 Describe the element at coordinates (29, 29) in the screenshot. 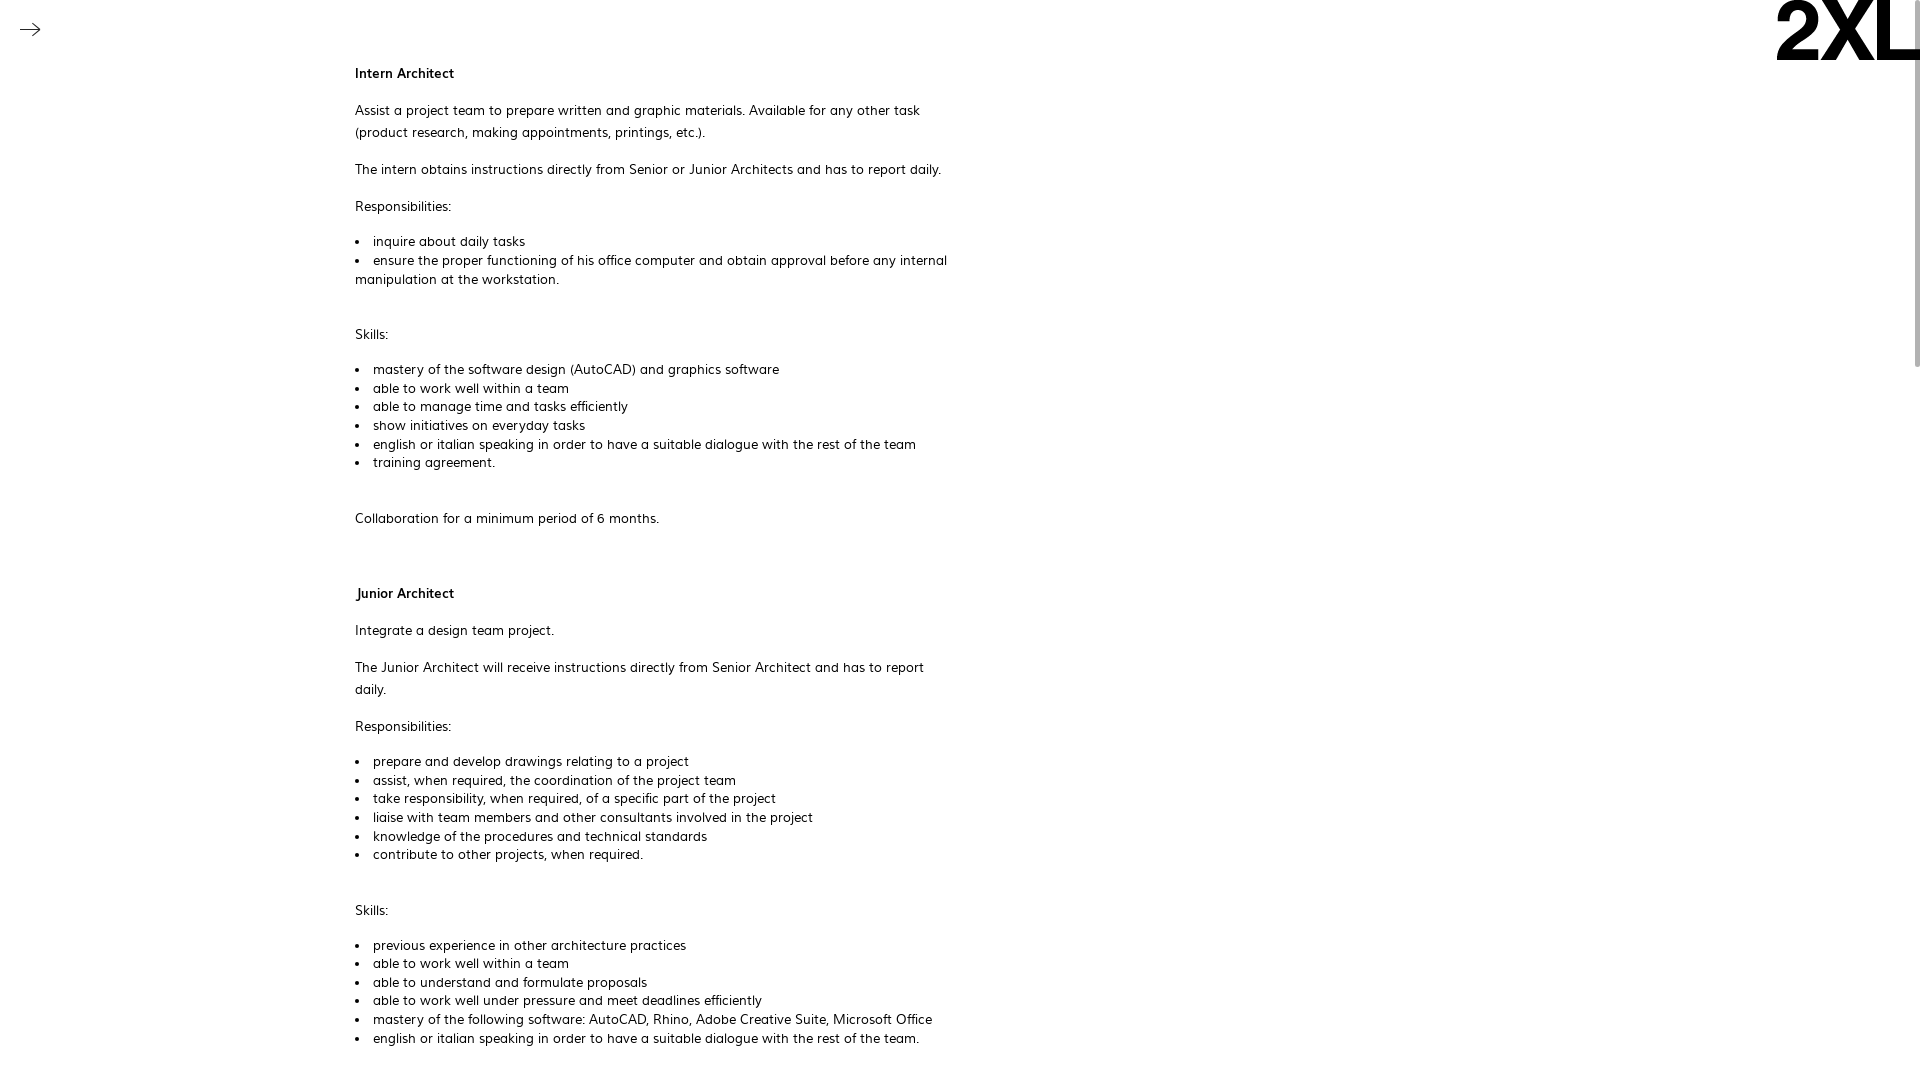

I see `'Toggle navigation'` at that location.